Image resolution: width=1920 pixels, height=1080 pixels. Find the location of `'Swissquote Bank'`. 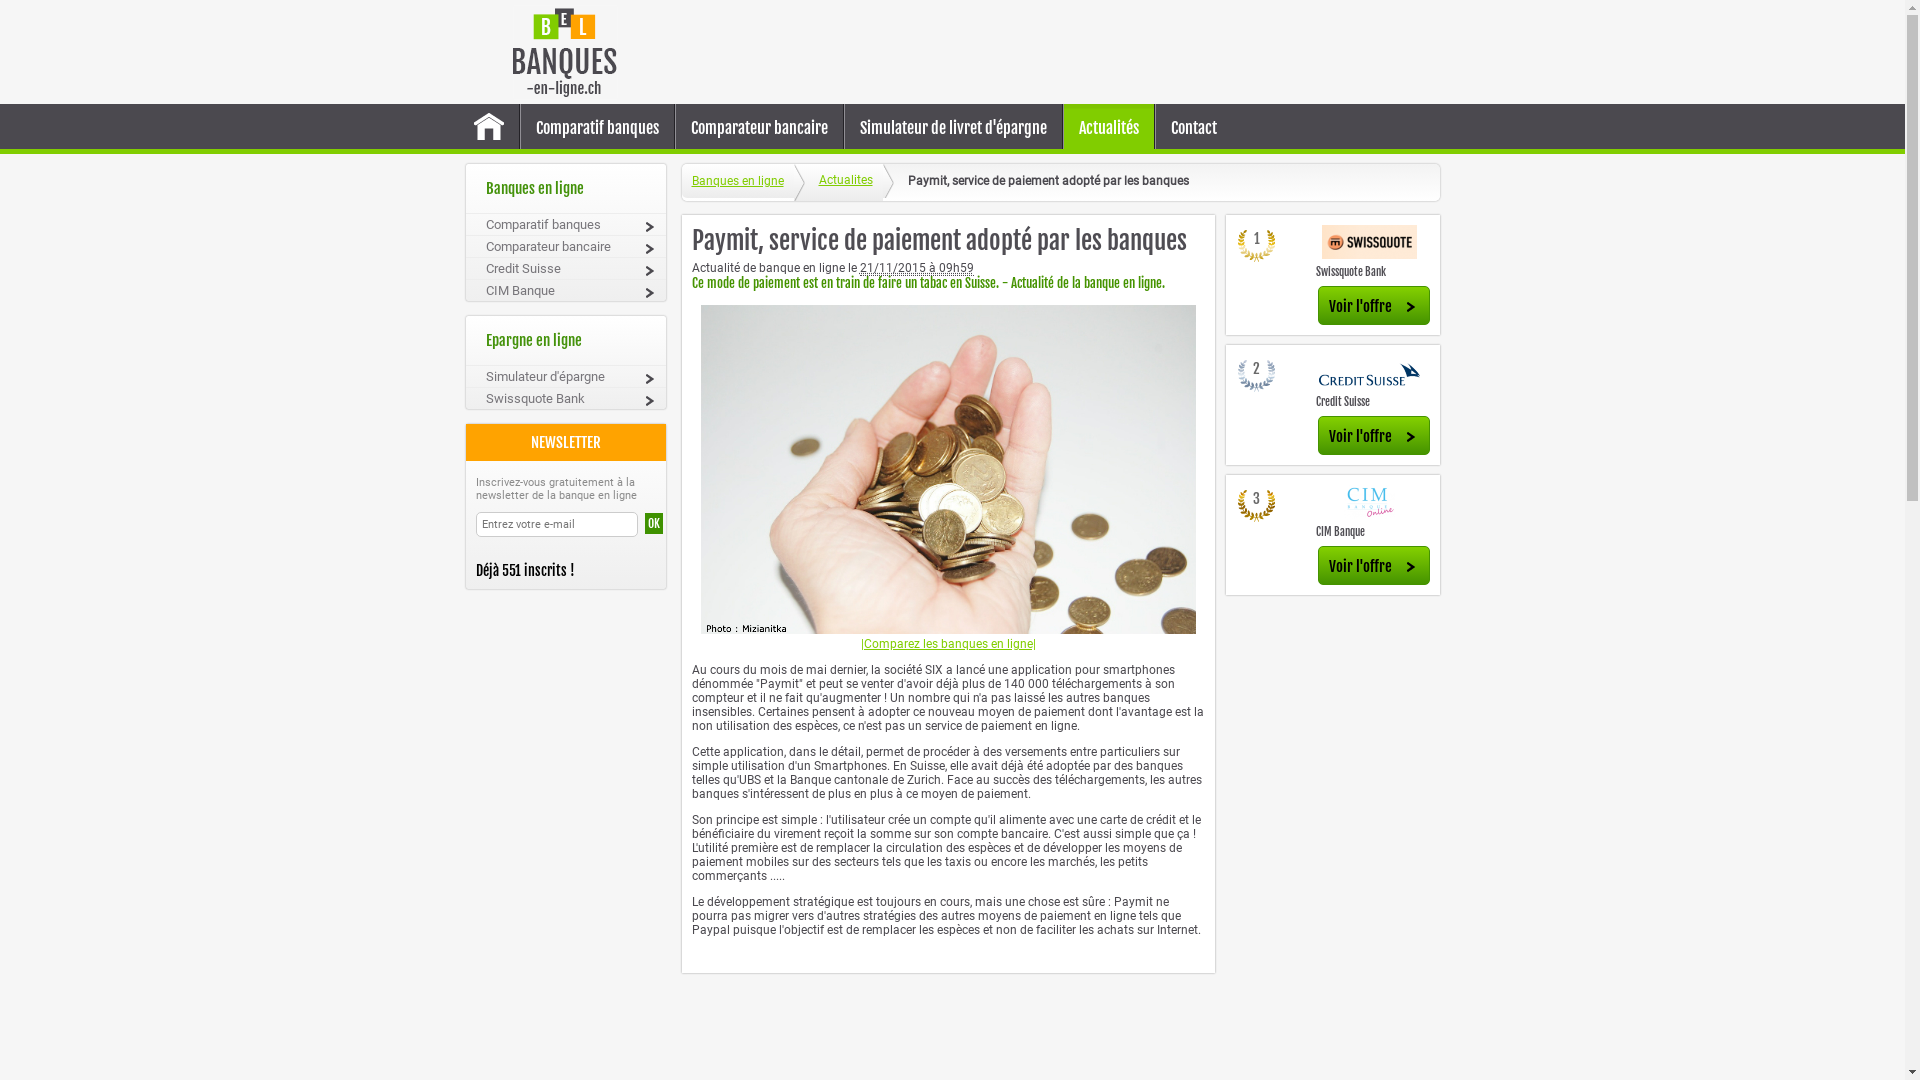

'Swissquote Bank' is located at coordinates (1350, 272).